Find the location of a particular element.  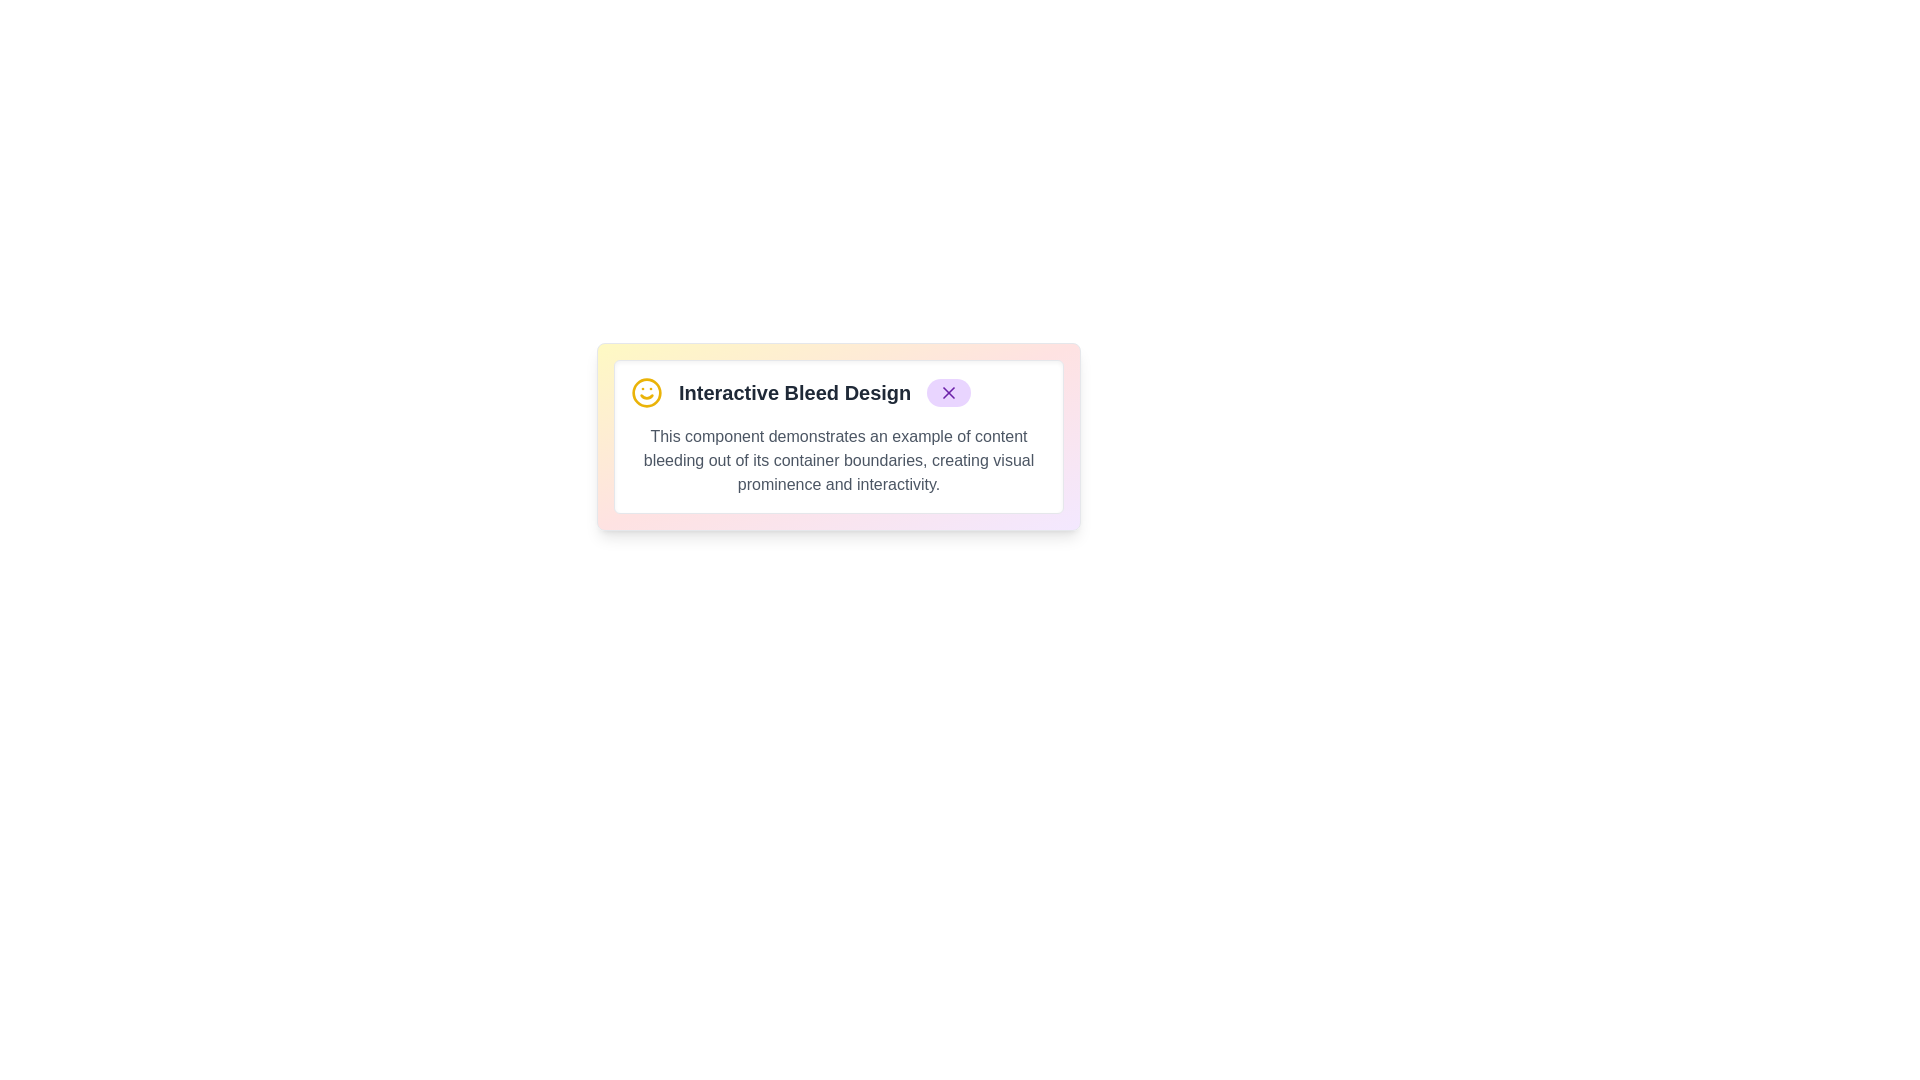

title text from the Card Header Section located at the top of the card, which includes a title and a close action button is located at coordinates (839, 393).